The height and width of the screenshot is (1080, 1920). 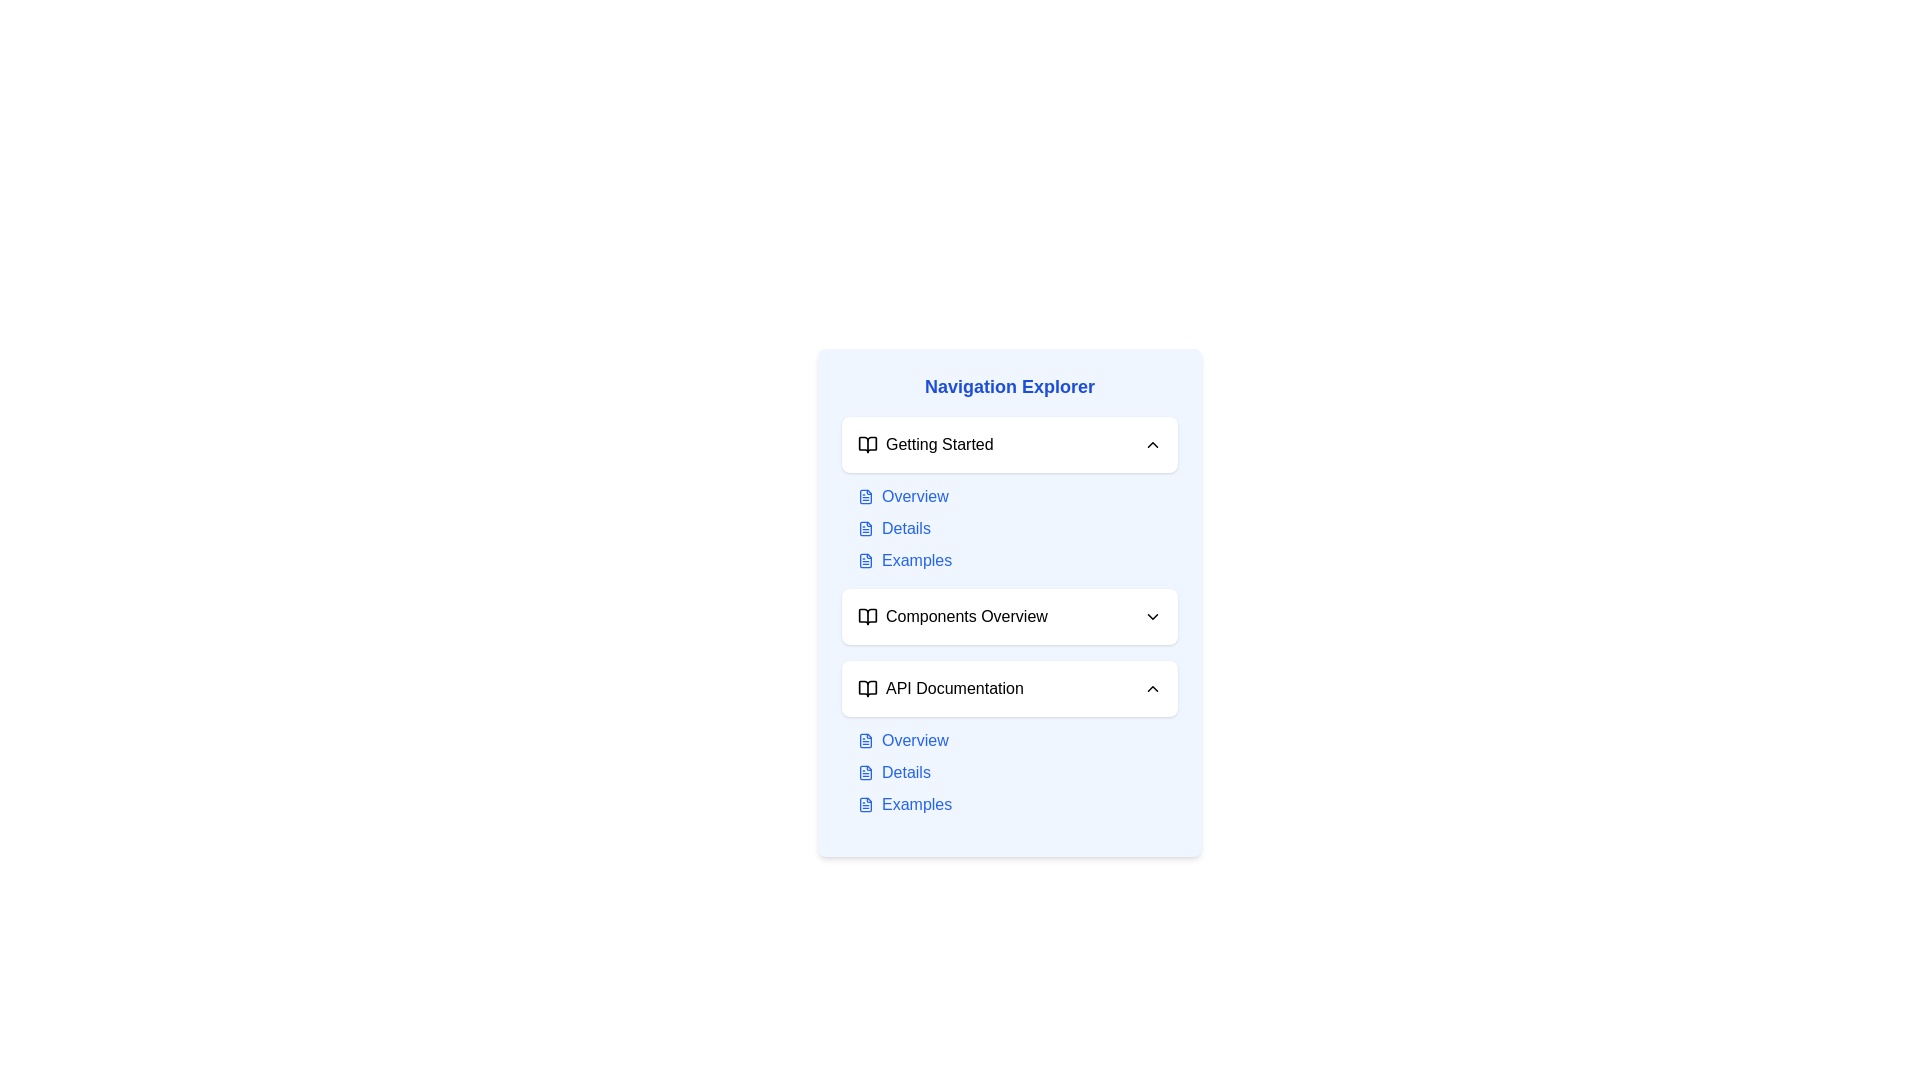 What do you see at coordinates (868, 616) in the screenshot?
I see `the open book icon in the navigation pane titled 'Components Overview'` at bounding box center [868, 616].